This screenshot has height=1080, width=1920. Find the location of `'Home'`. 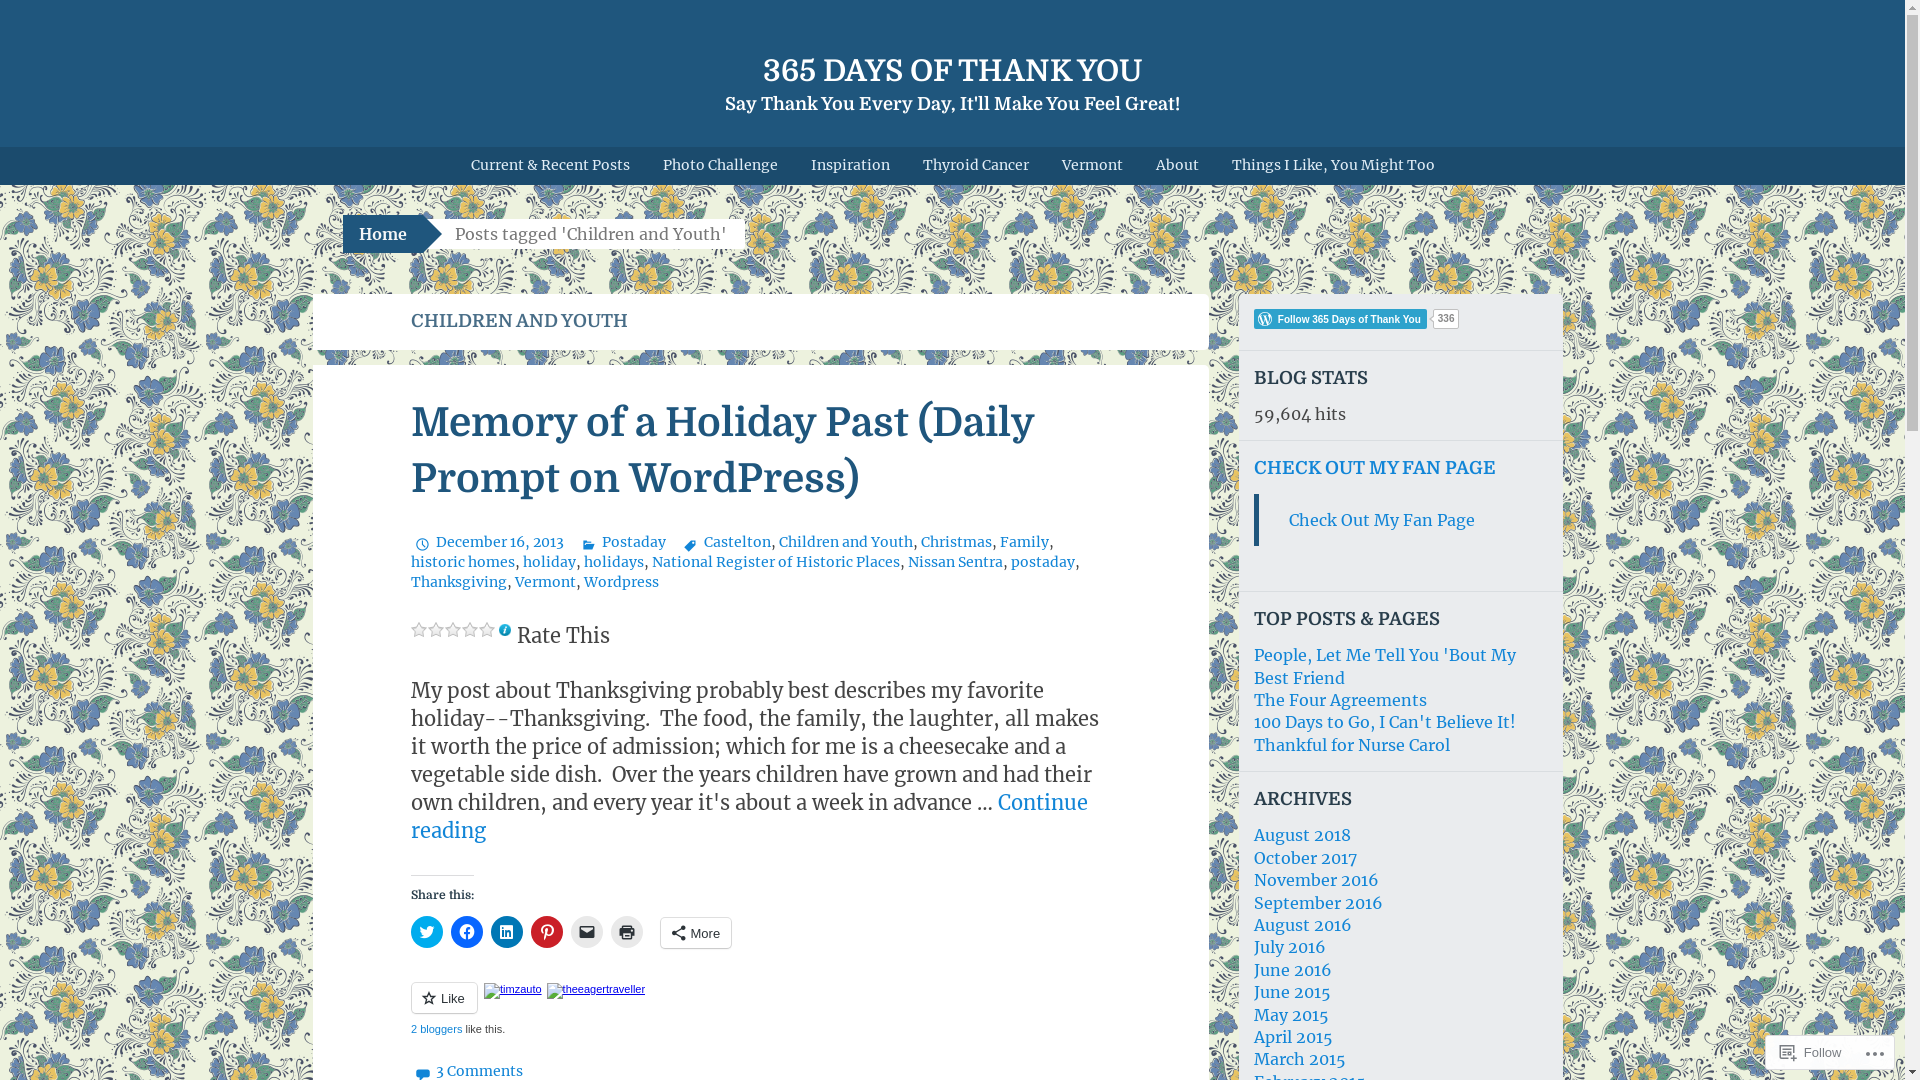

'Home' is located at coordinates (382, 233).